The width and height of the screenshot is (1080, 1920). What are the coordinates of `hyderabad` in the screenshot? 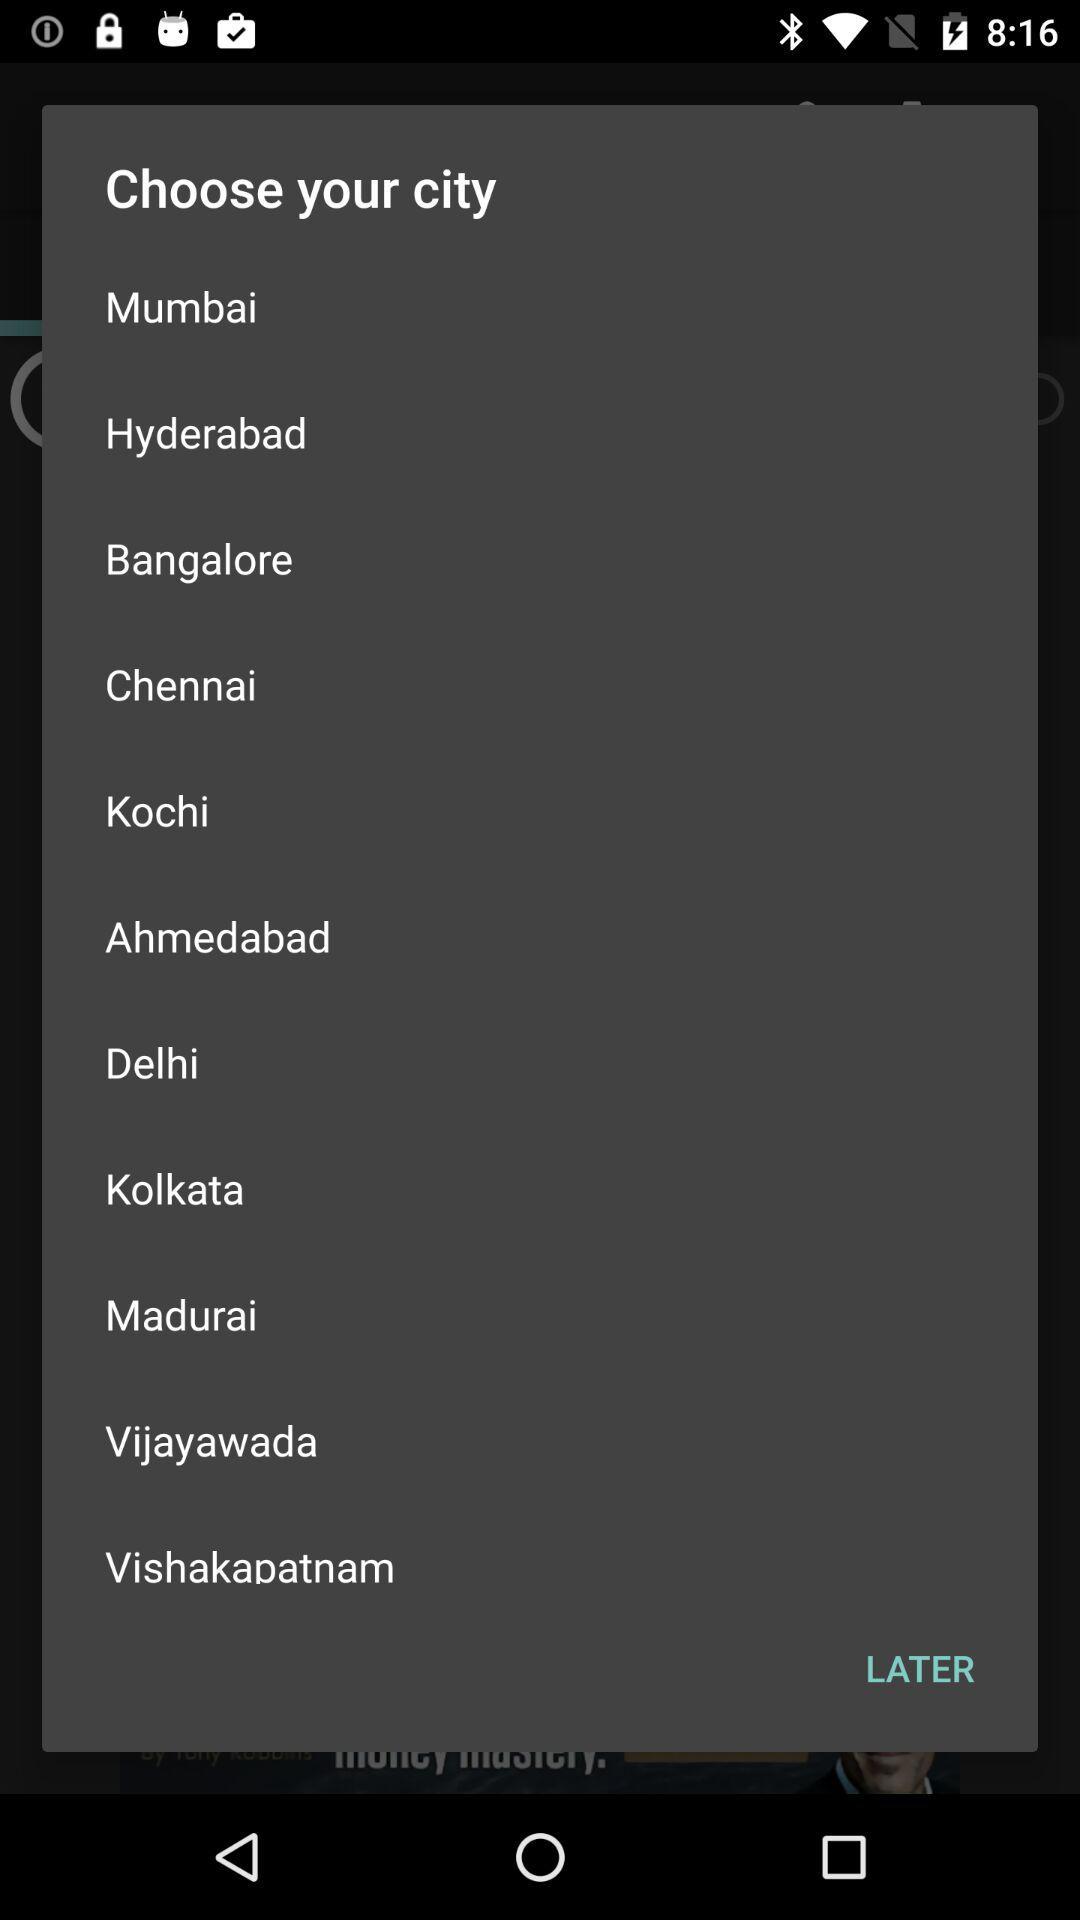 It's located at (540, 431).